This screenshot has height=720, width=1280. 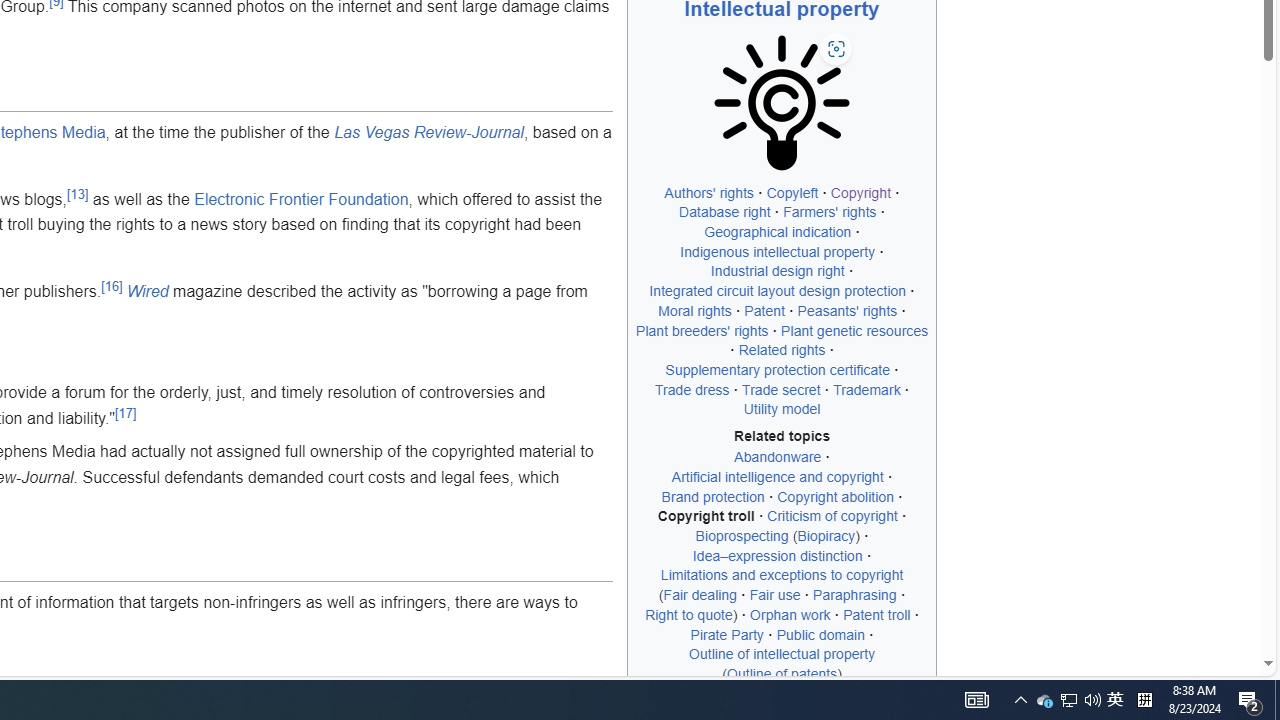 I want to click on 'Authors', so click(x=709, y=192).